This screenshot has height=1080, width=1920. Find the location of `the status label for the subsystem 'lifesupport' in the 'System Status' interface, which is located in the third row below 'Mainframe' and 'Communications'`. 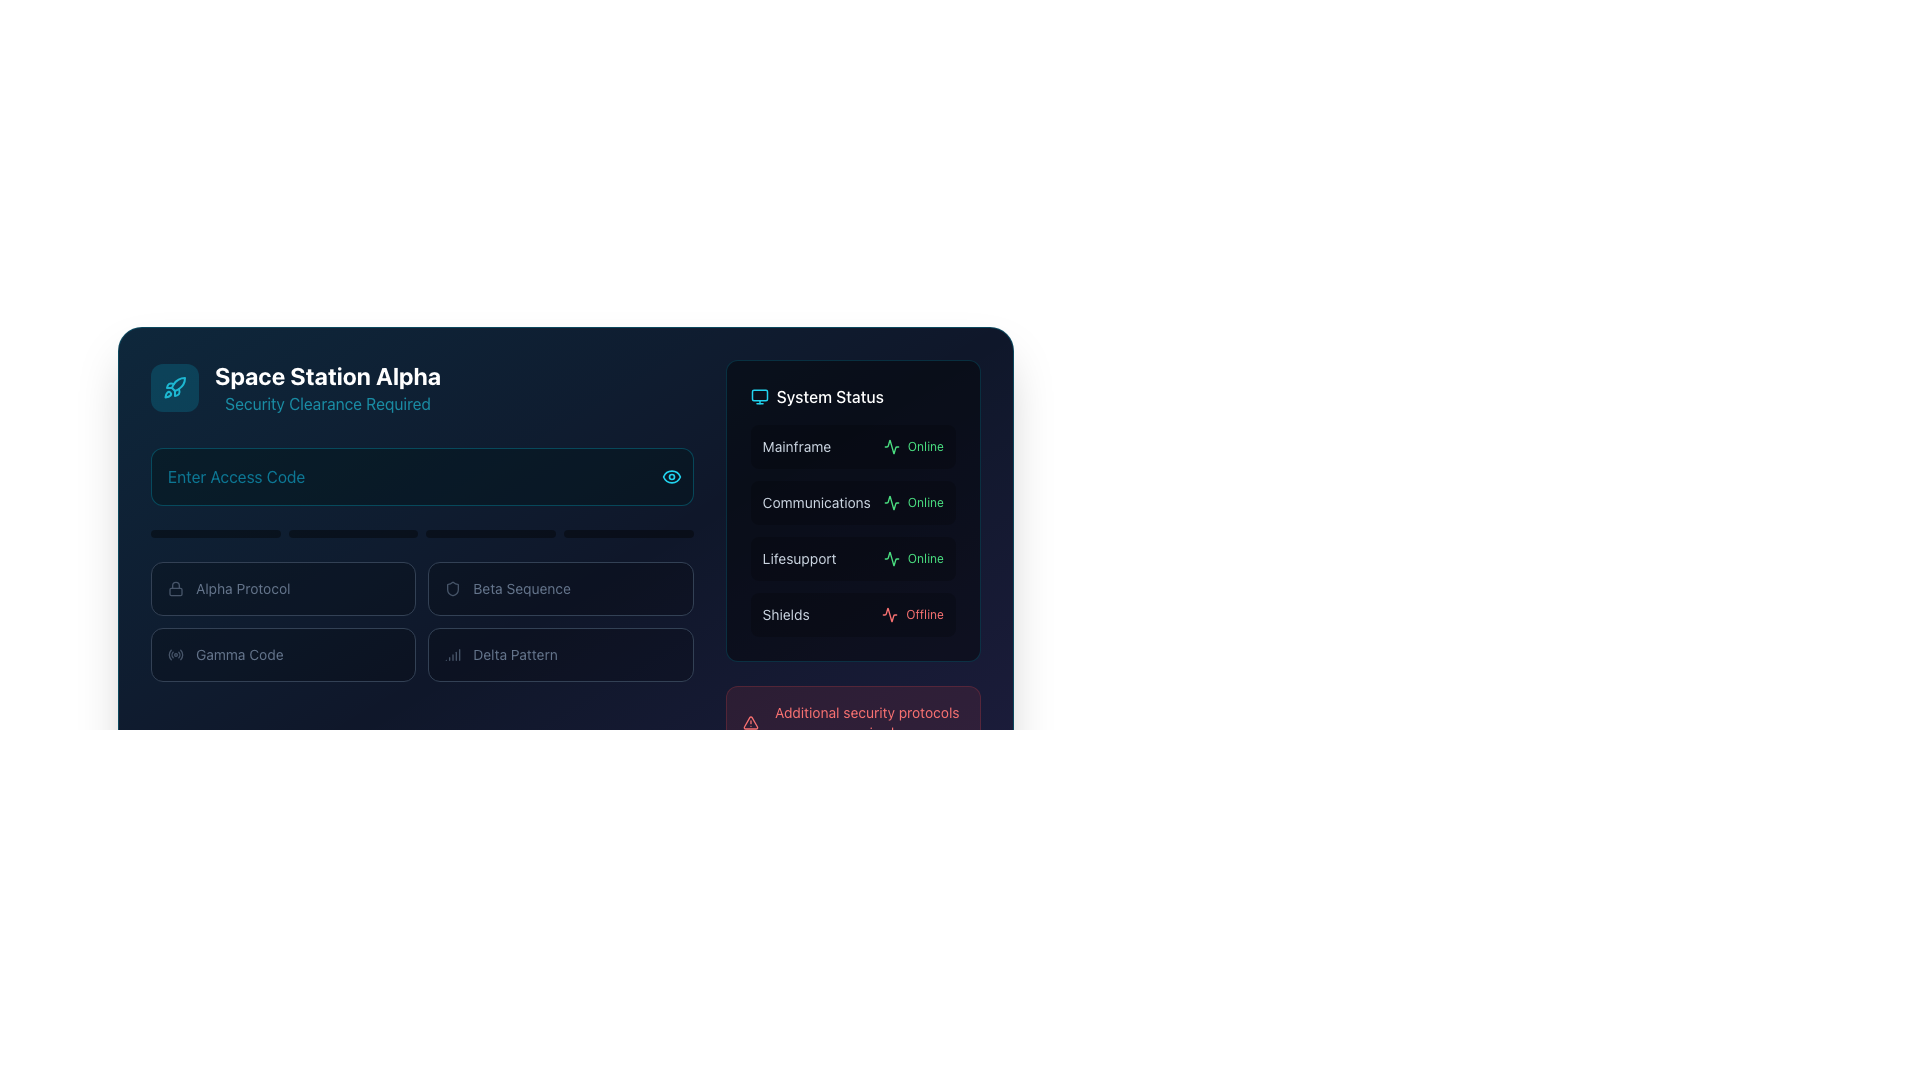

the status label for the subsystem 'lifesupport' in the 'System Status' interface, which is located in the third row below 'Mainframe' and 'Communications' is located at coordinates (798, 559).